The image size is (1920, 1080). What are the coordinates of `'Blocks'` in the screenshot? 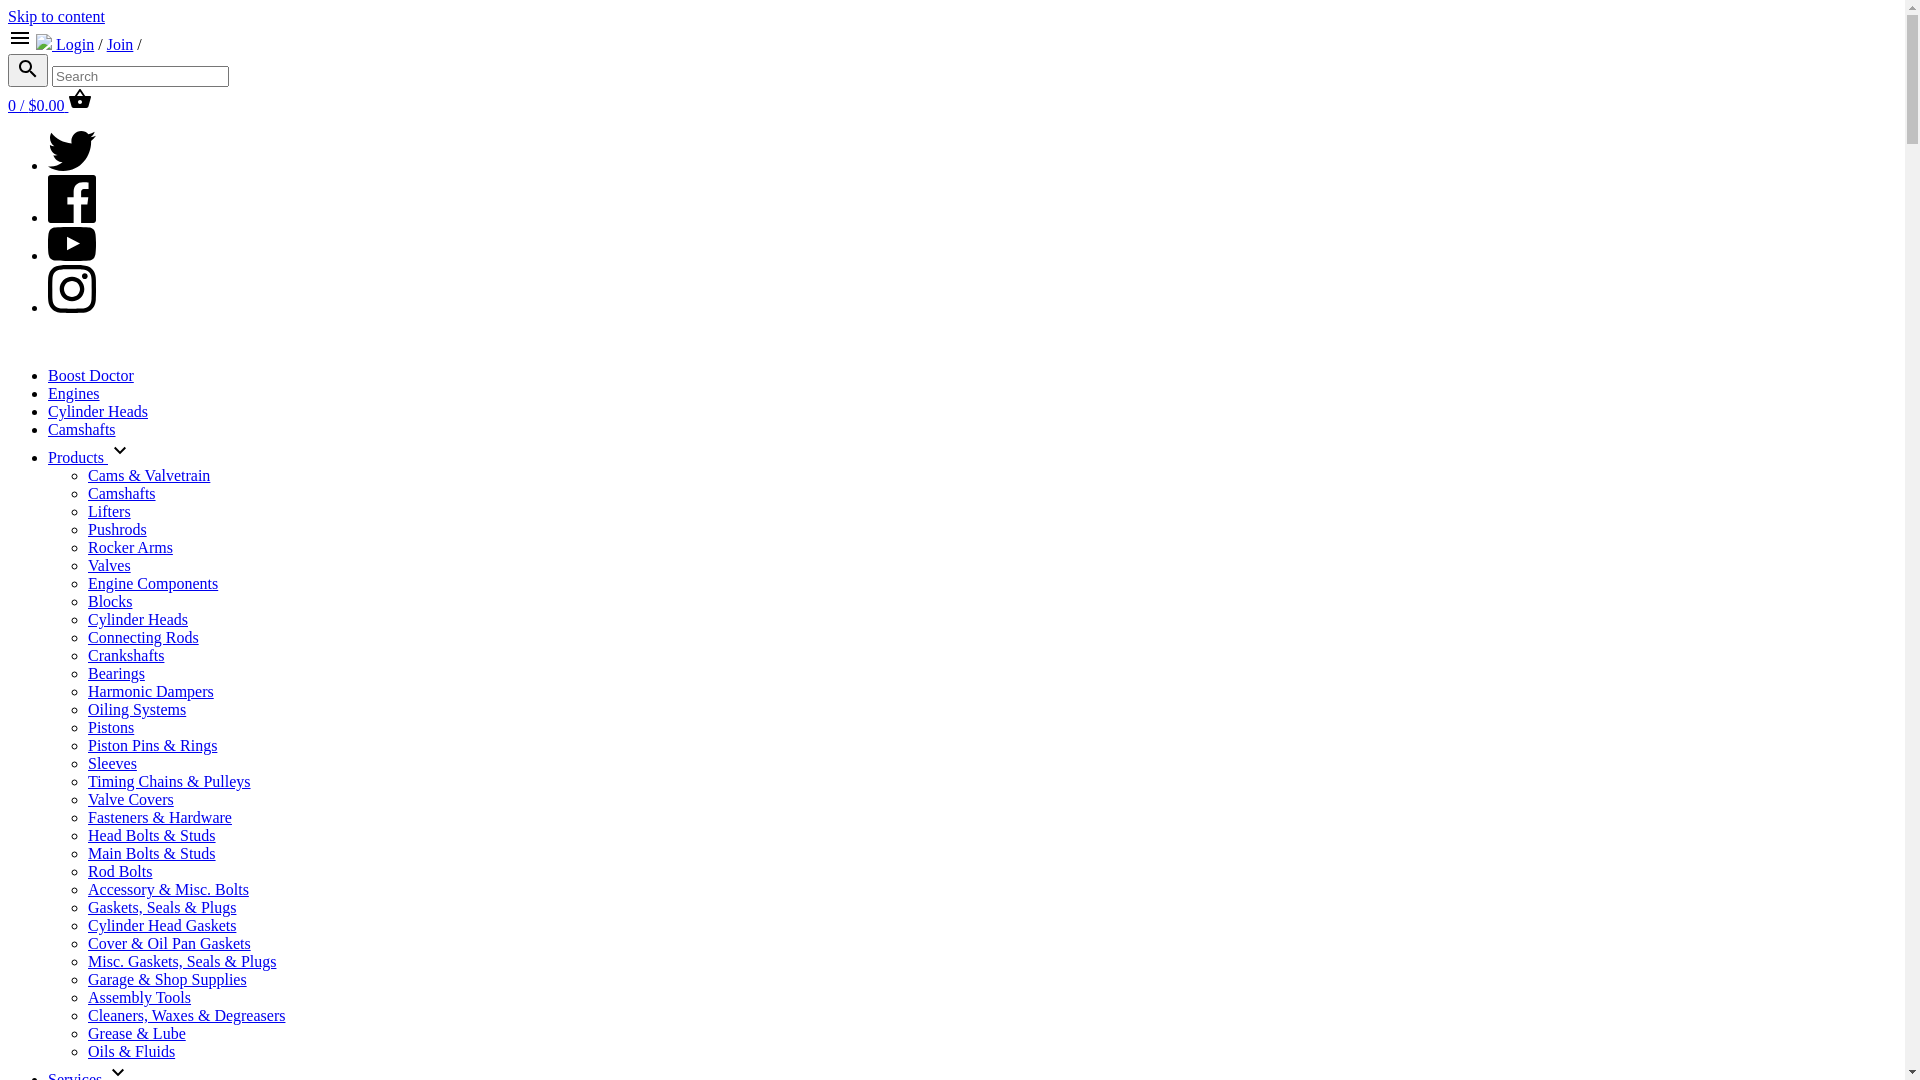 It's located at (109, 600).